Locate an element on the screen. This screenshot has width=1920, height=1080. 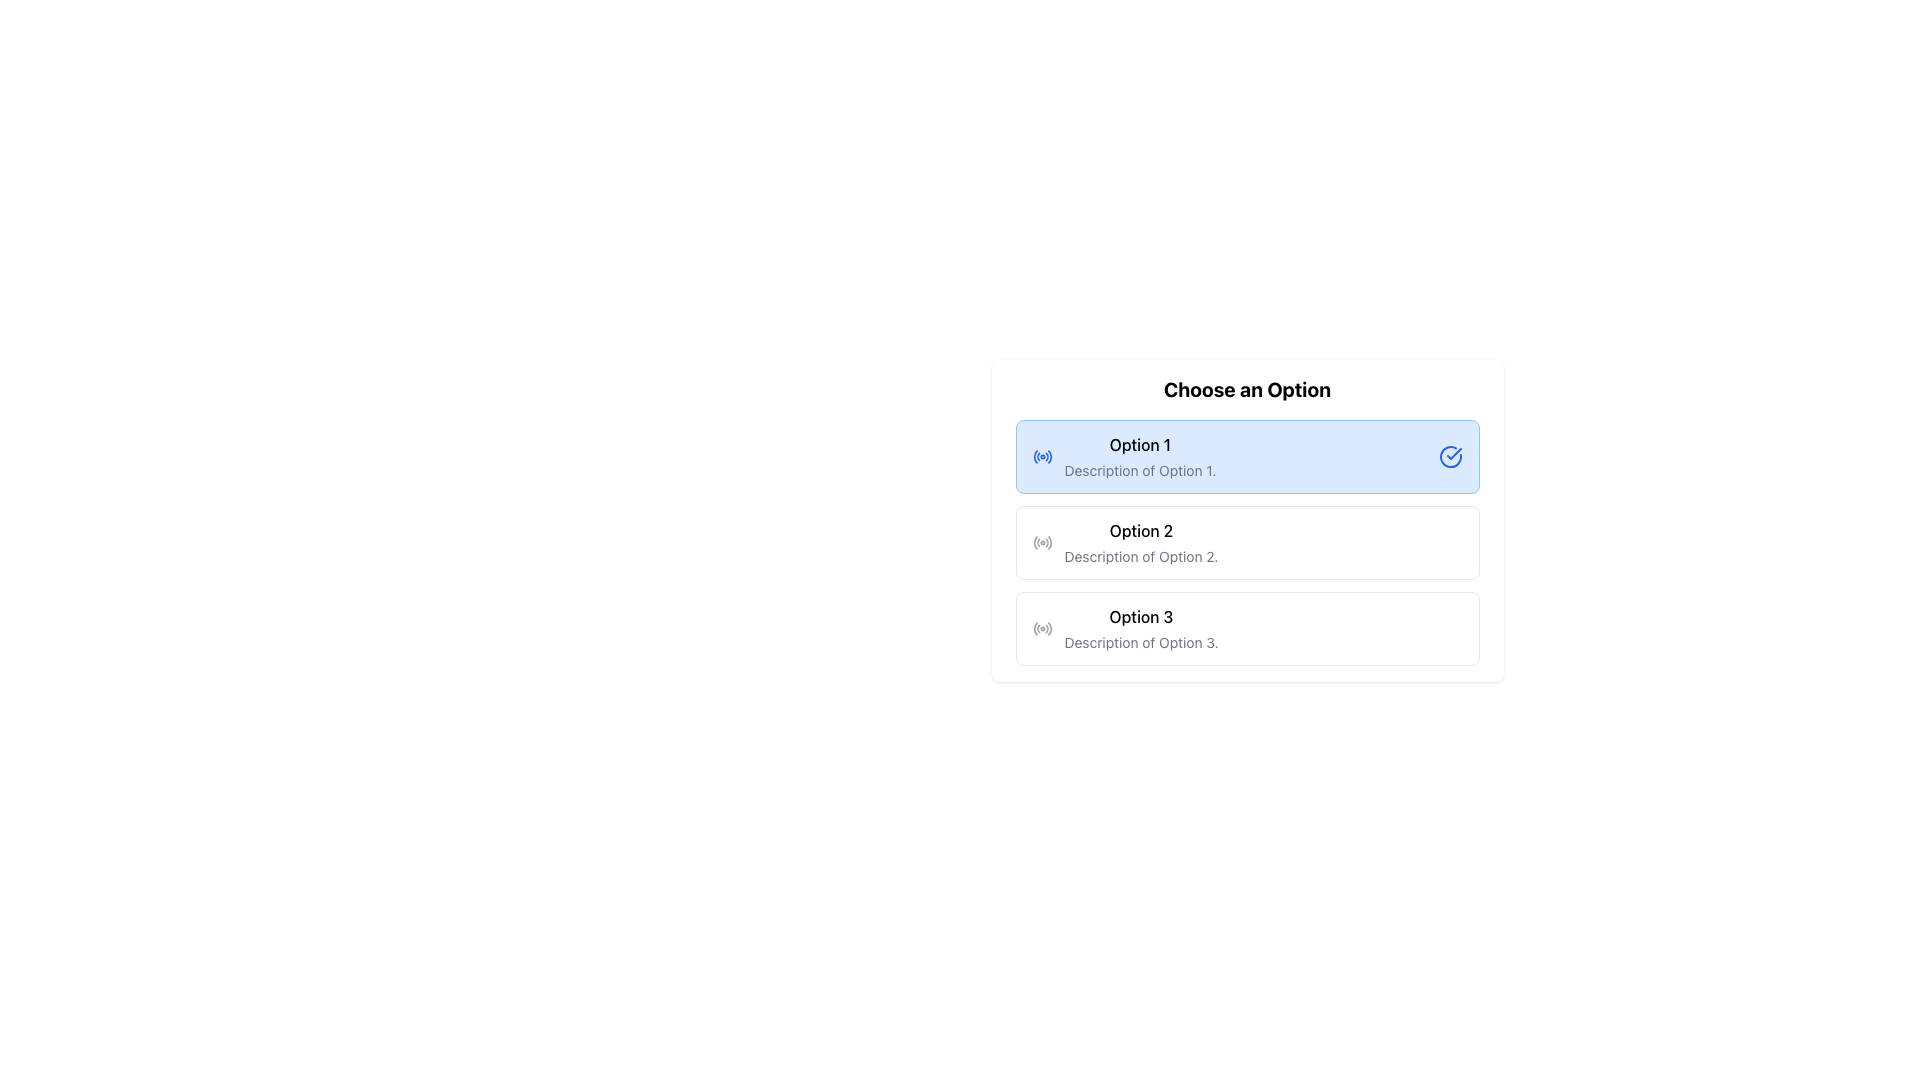
the text label reading 'Description of Option 1' which is positioned below the larger text label 'Option 1' in the option selection component is located at coordinates (1140, 470).